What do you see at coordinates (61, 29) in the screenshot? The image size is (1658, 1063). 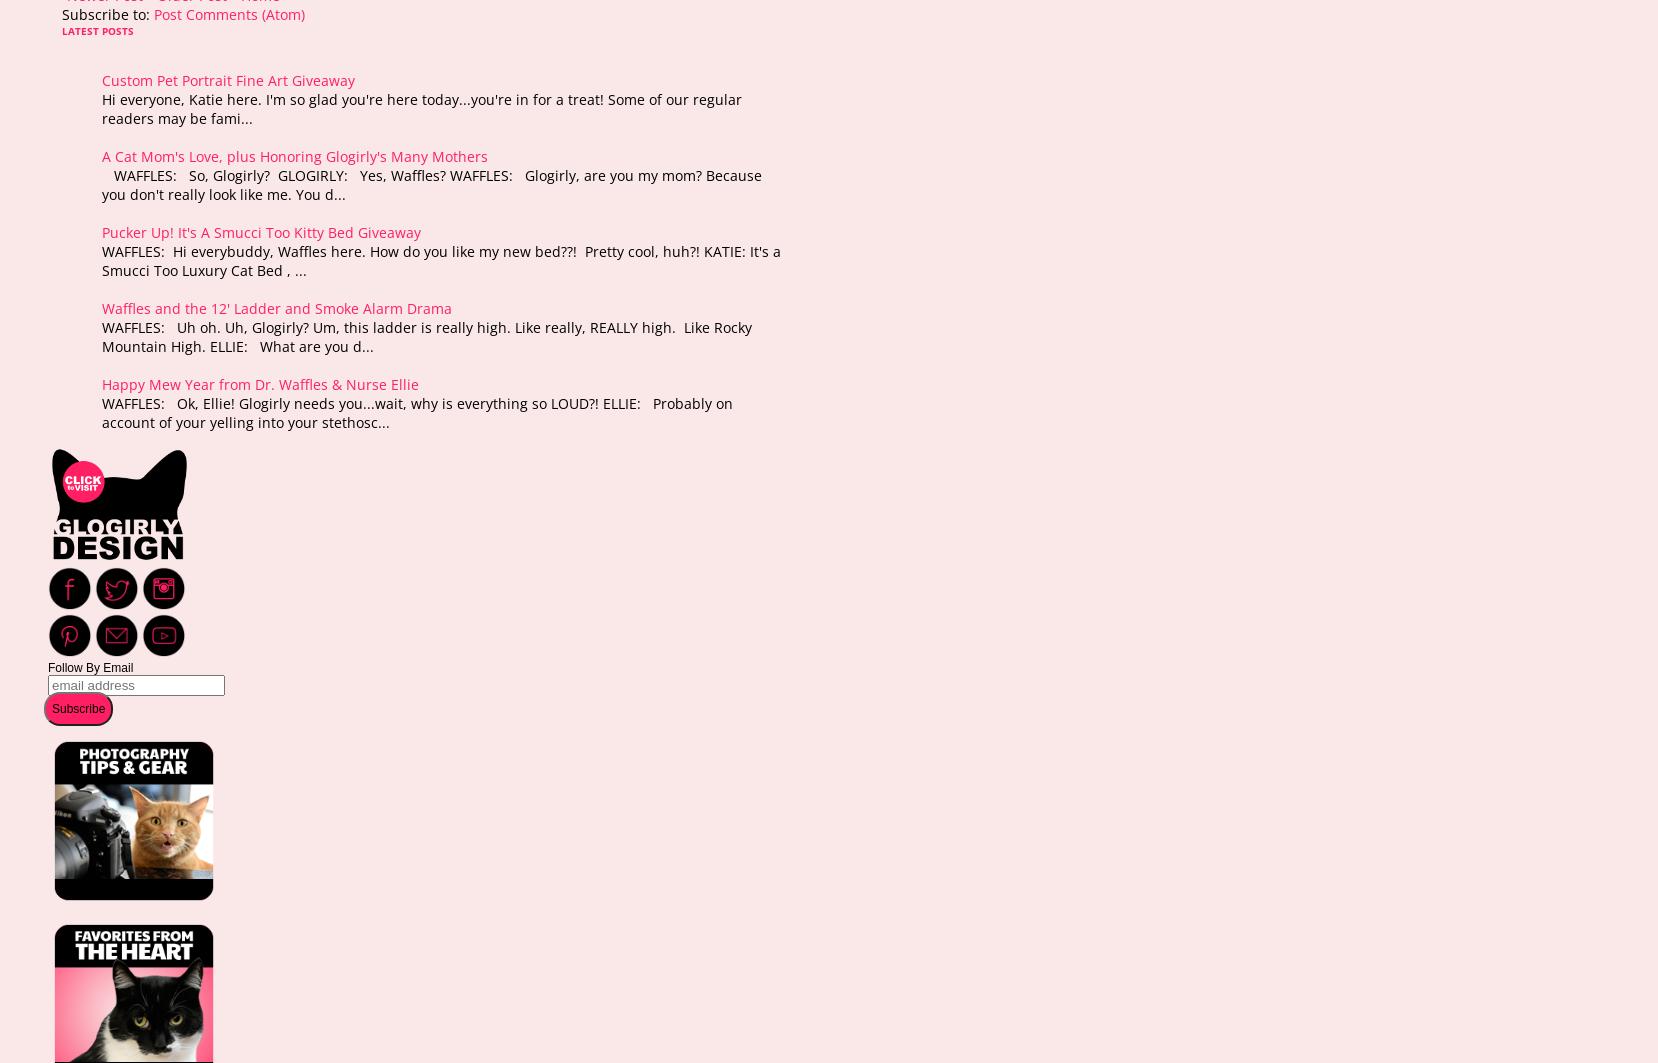 I see `'LATEST POSTS'` at bounding box center [61, 29].